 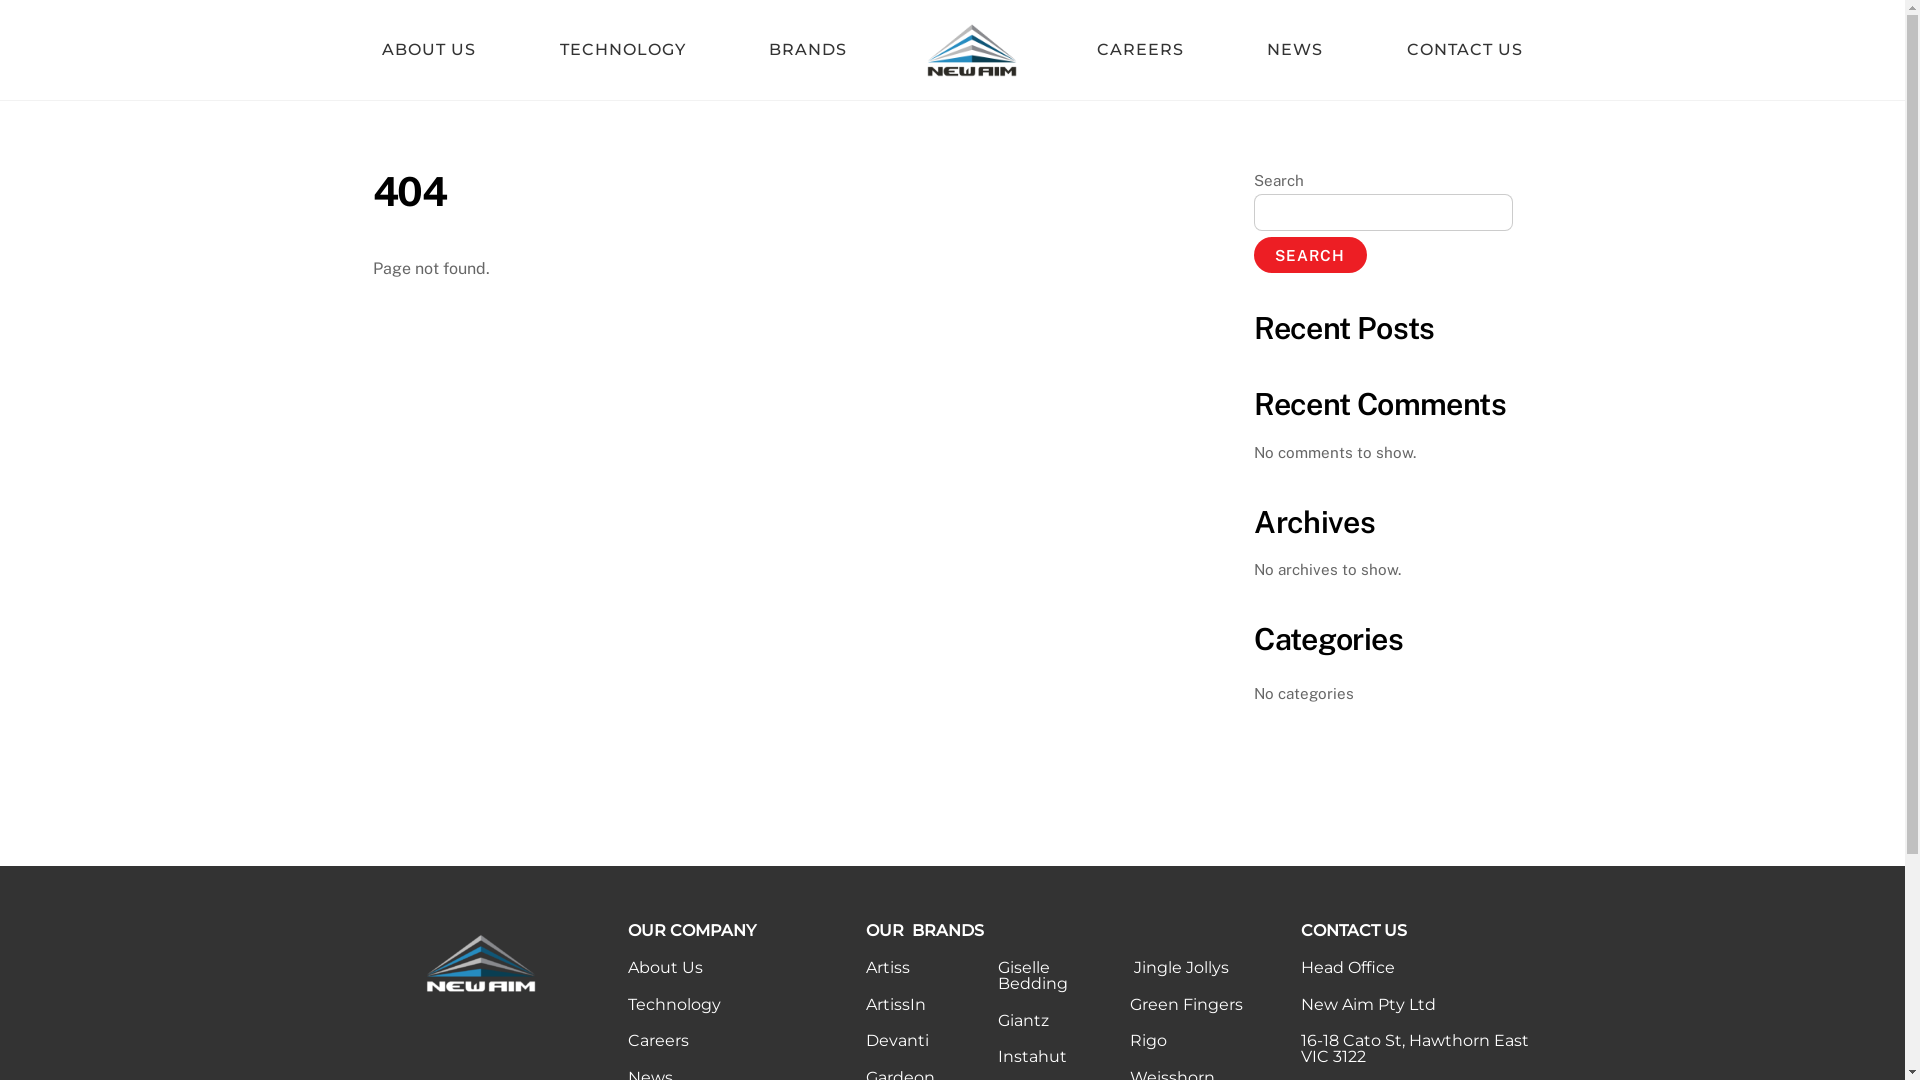 I want to click on 'Artiss', so click(x=887, y=966).